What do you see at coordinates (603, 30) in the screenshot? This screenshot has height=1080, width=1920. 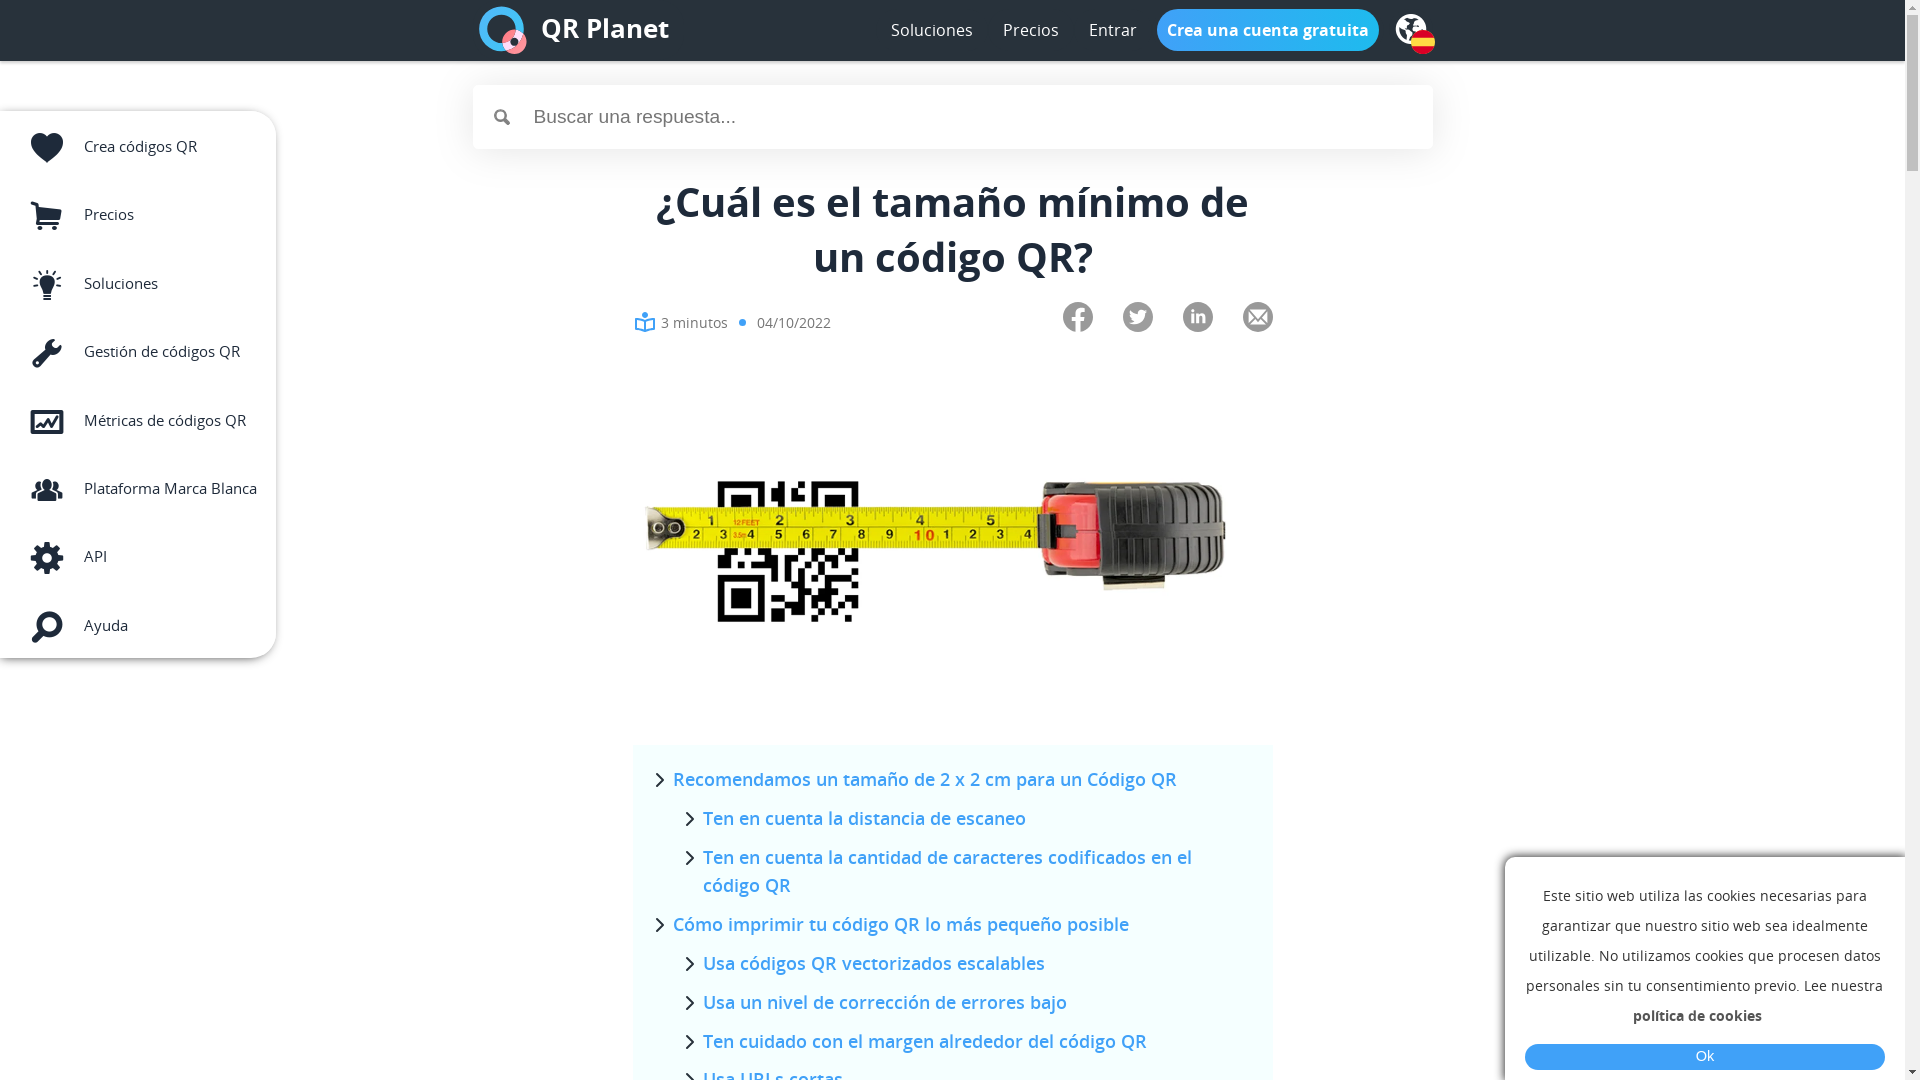 I see `'QR Planet'` at bounding box center [603, 30].